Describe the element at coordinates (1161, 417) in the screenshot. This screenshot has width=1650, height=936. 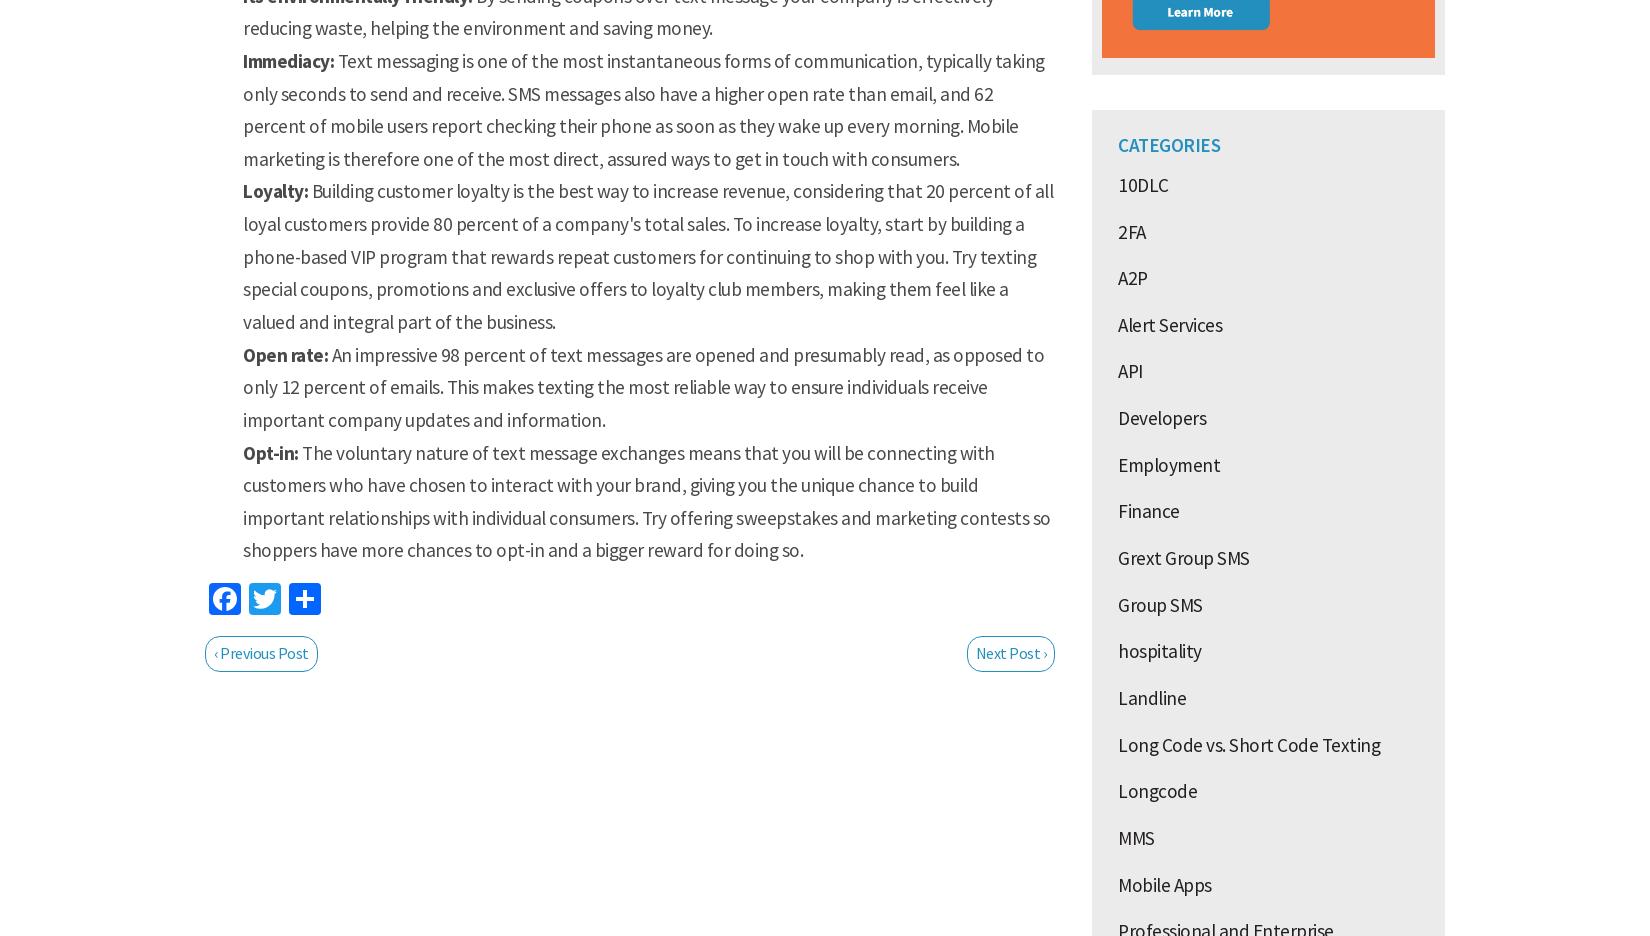
I see `'Developers'` at that location.